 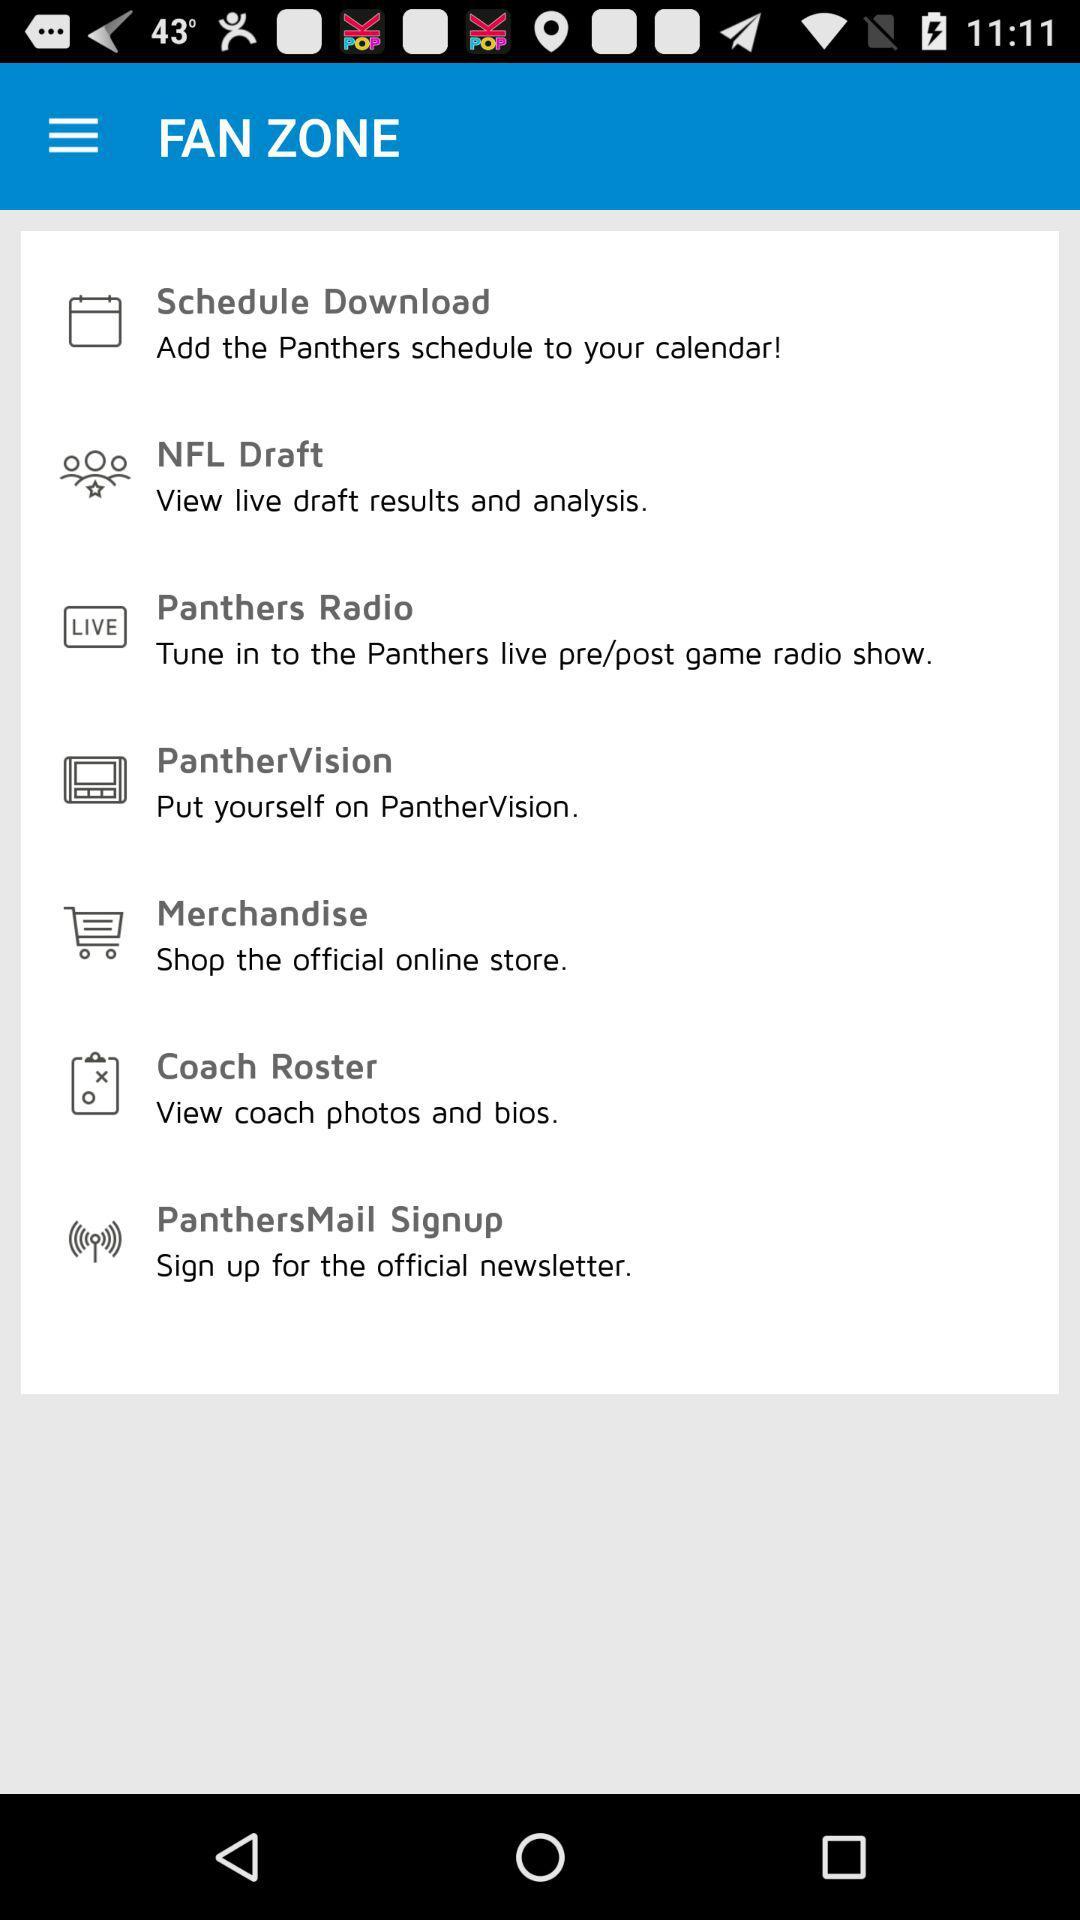 What do you see at coordinates (72, 135) in the screenshot?
I see `open menu` at bounding box center [72, 135].